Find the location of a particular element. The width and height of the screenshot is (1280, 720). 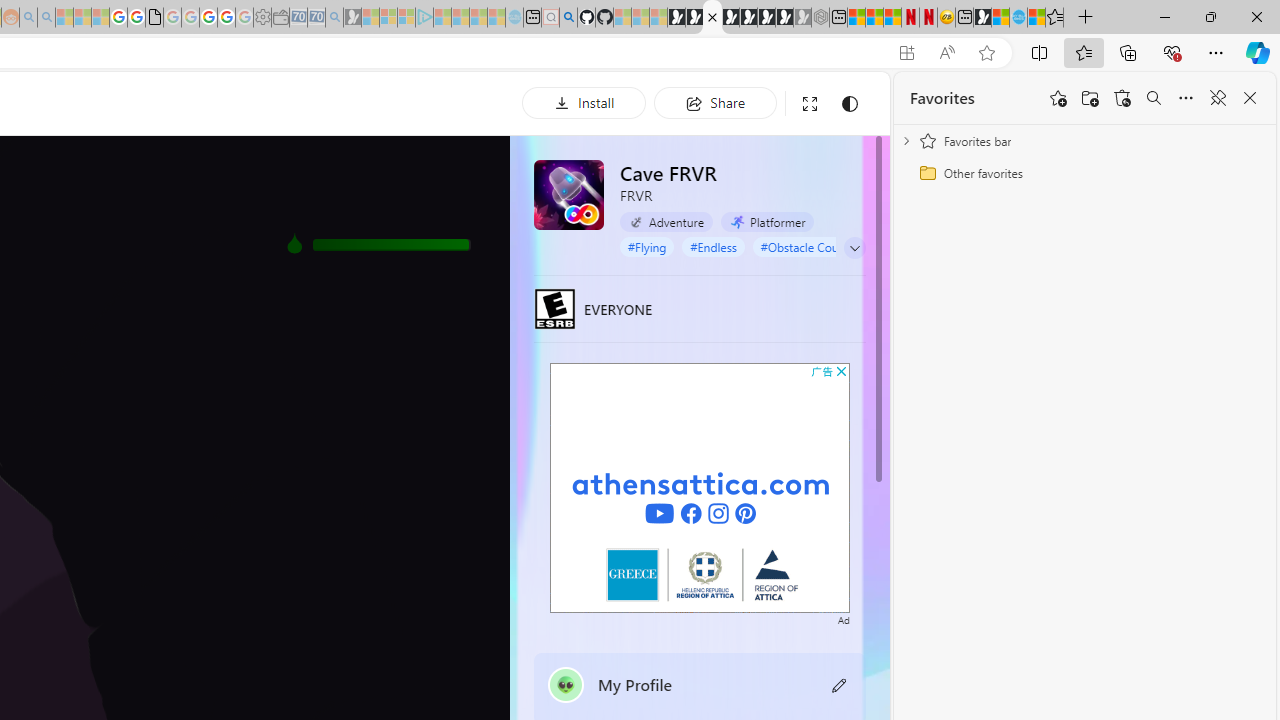

'Search favorites' is located at coordinates (1153, 98).